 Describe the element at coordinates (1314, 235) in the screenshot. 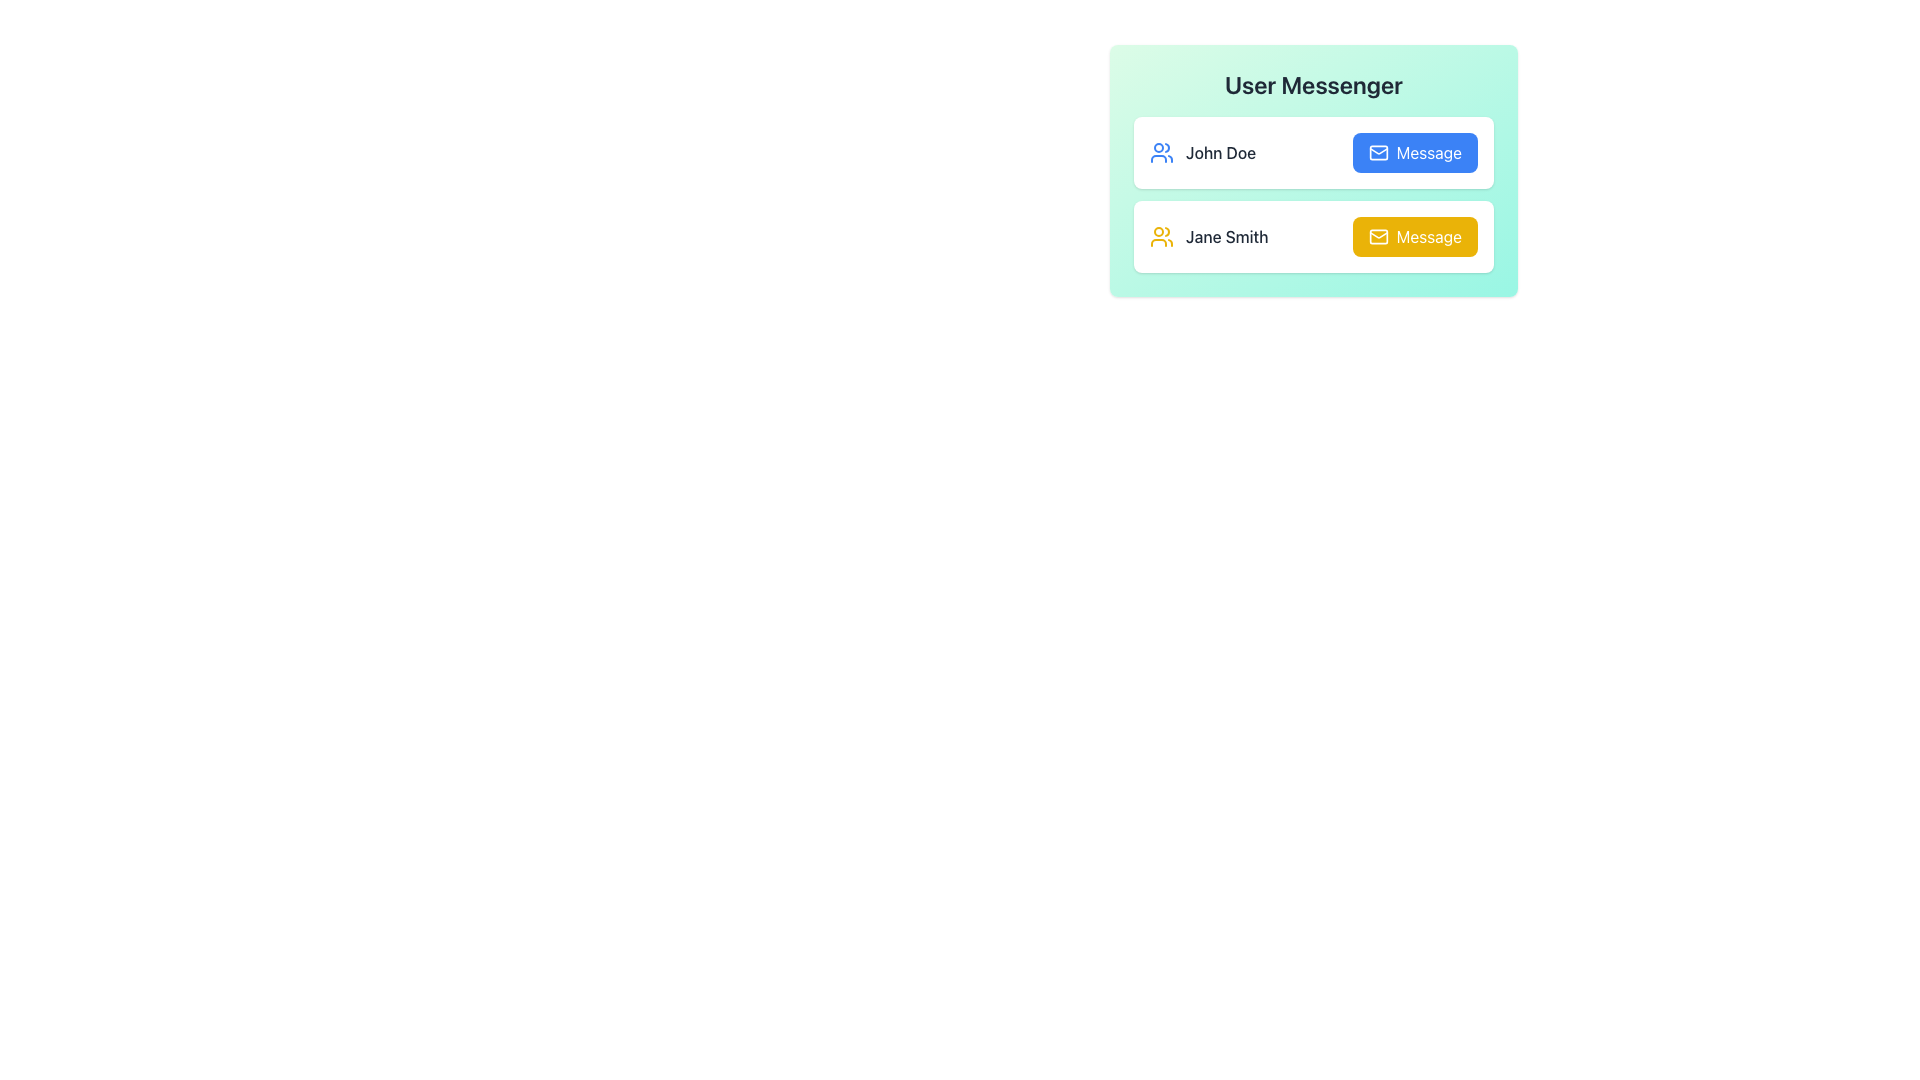

I see `the contact entry for 'Jane Smith'` at that location.